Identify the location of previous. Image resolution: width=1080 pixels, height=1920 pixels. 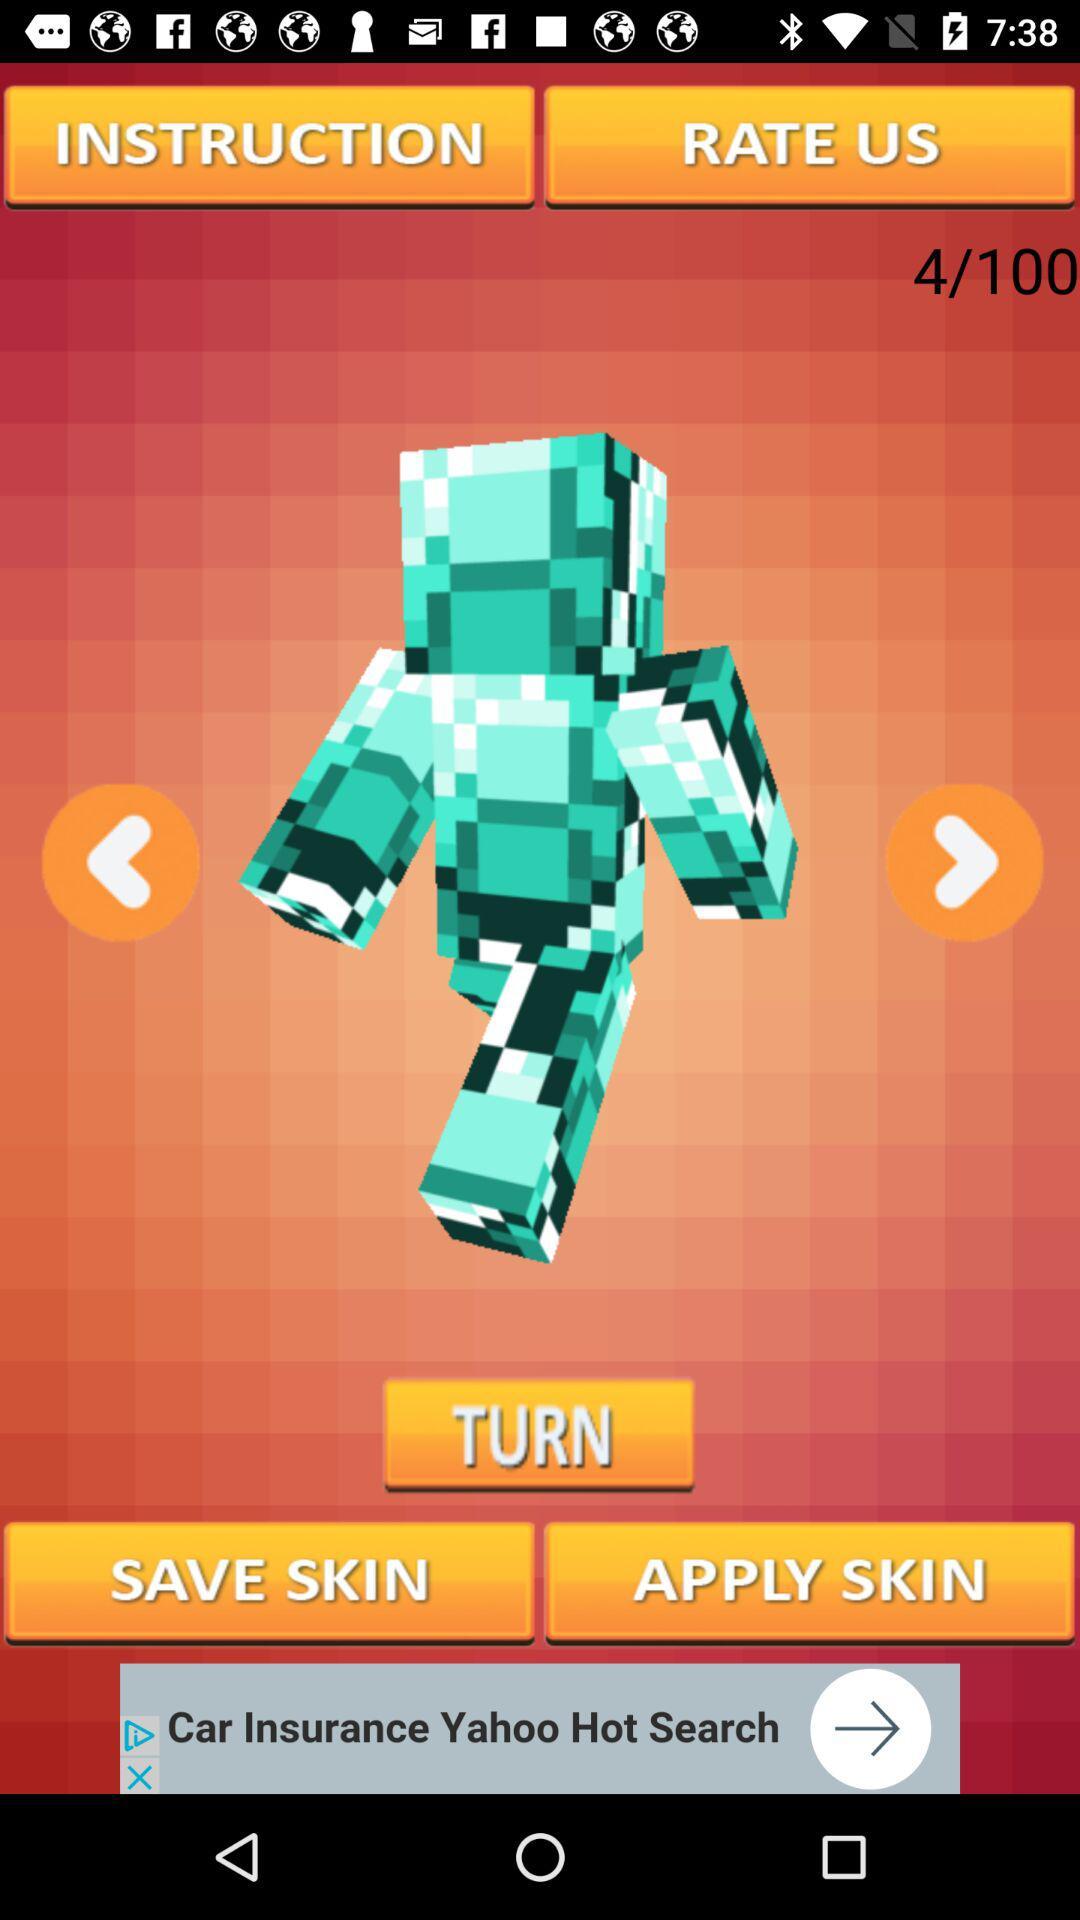
(118, 862).